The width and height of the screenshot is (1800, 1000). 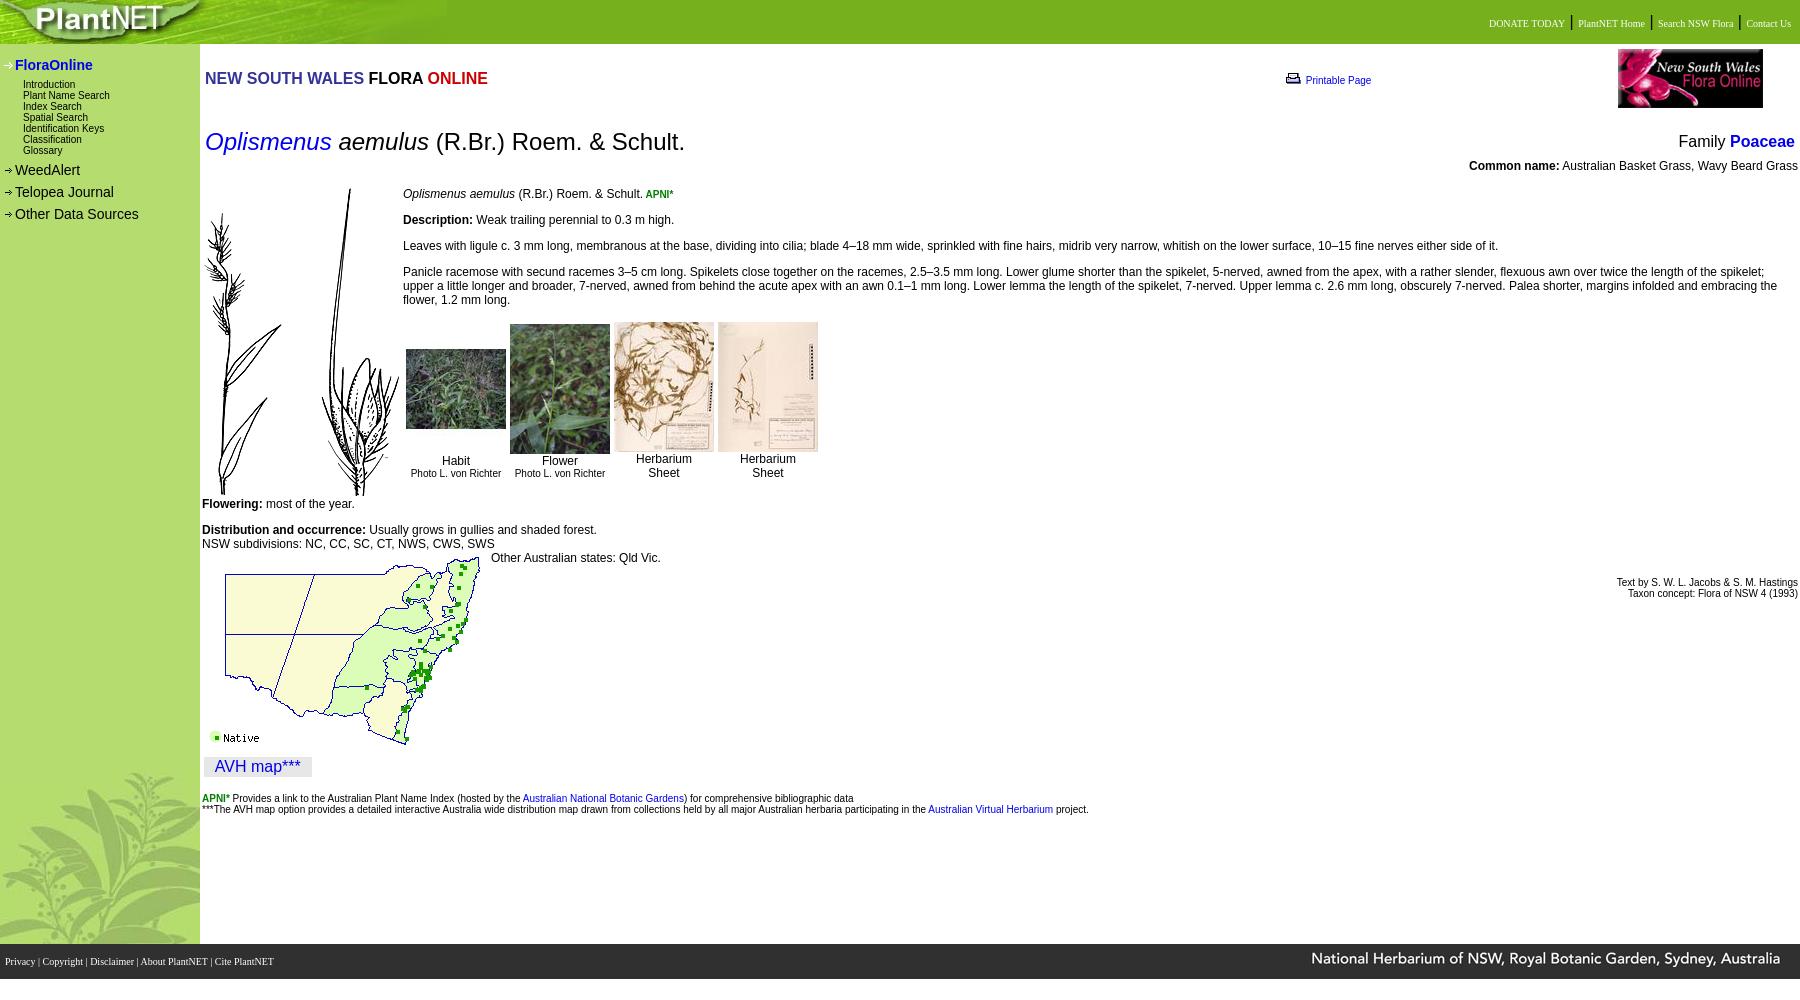 I want to click on 'Disclaimer', so click(x=113, y=960).